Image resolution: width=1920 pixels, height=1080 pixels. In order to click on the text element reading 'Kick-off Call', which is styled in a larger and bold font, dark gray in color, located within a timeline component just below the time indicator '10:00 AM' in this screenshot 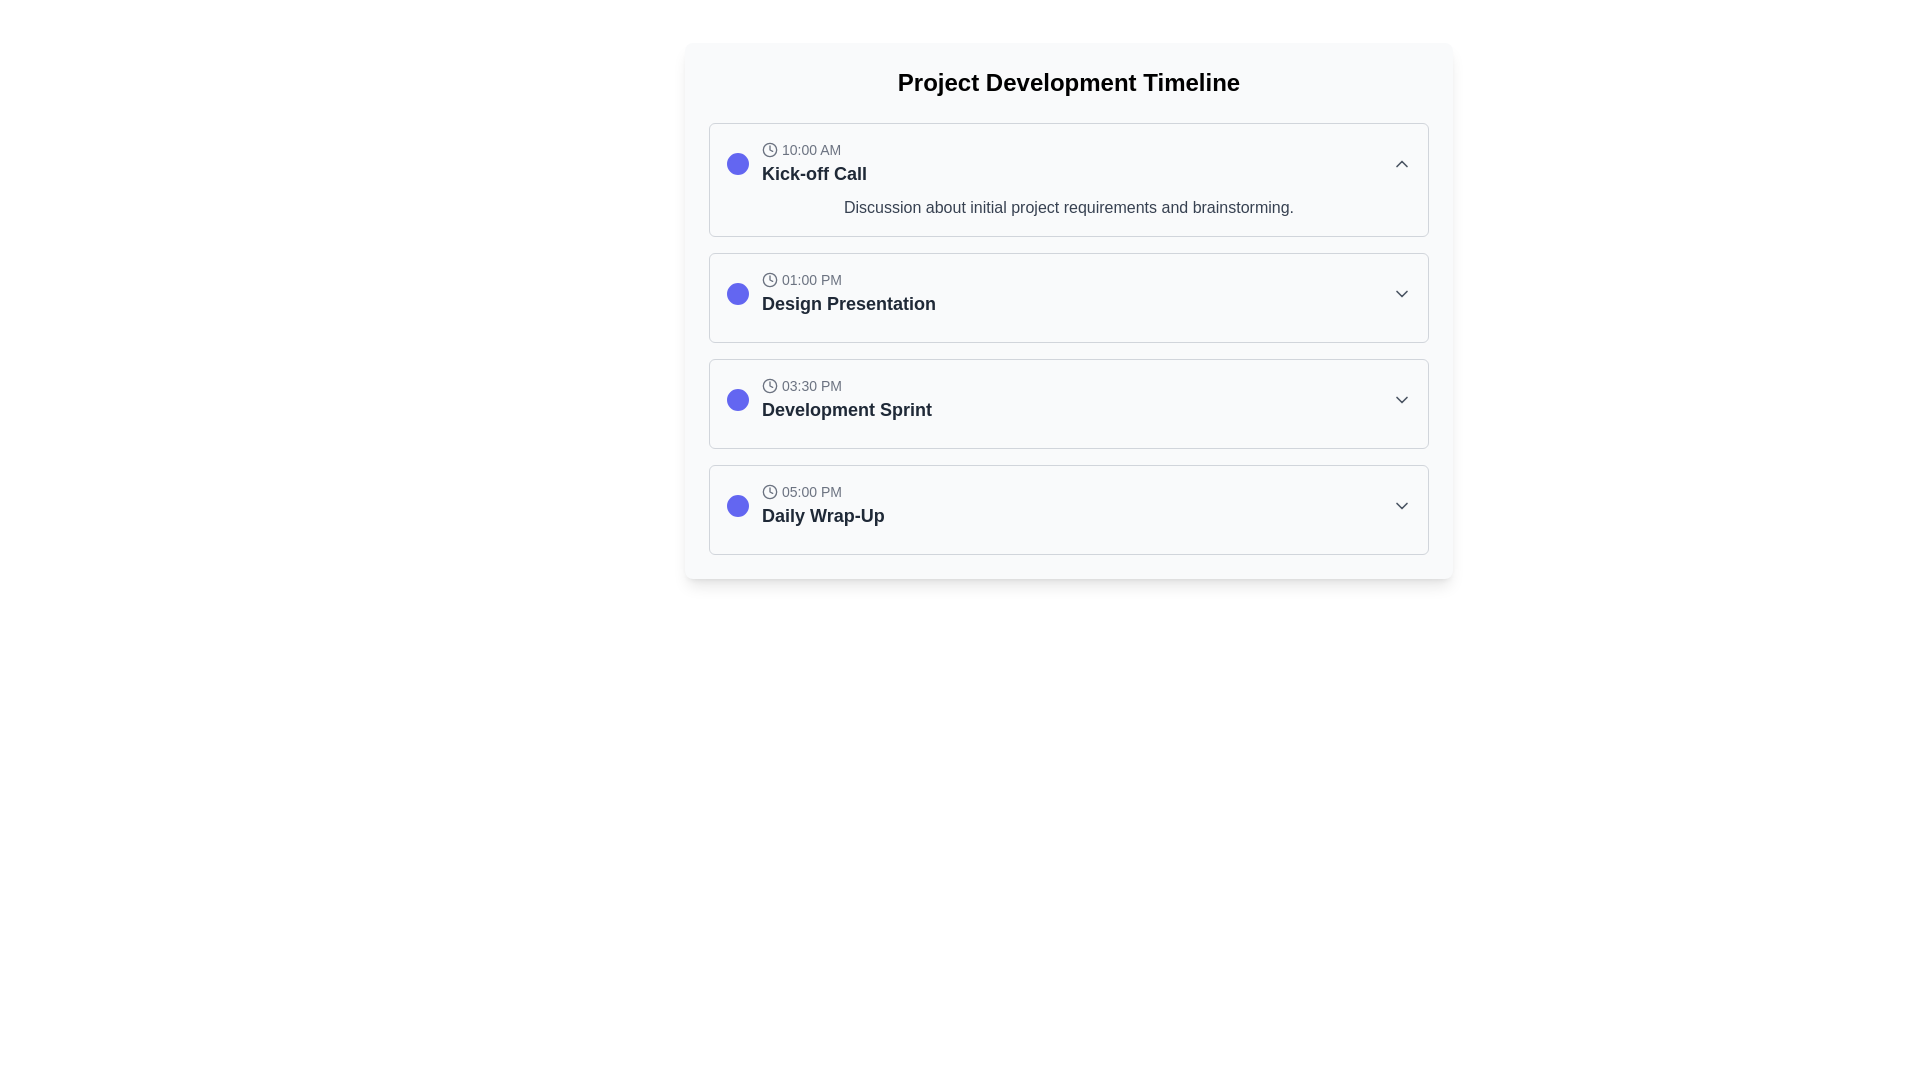, I will do `click(814, 172)`.